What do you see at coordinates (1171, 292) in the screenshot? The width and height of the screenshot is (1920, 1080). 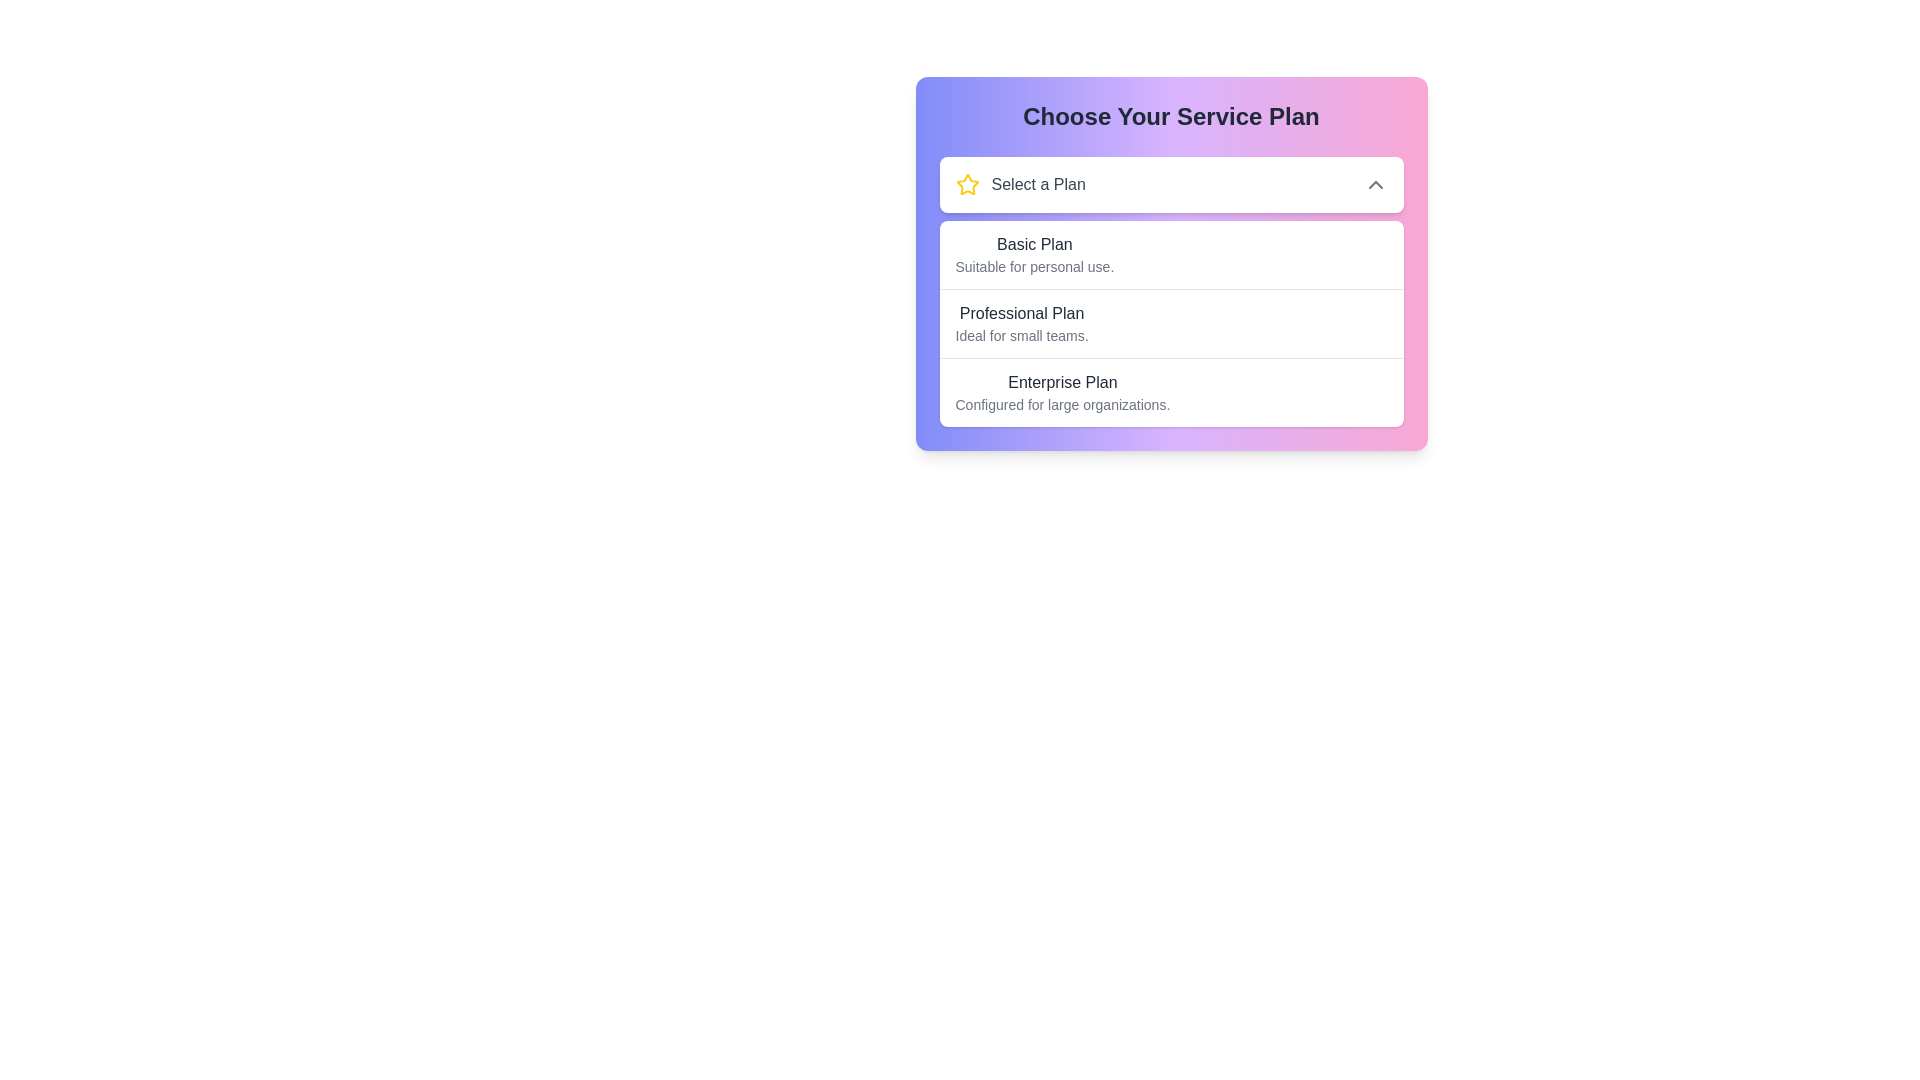 I see `the 'Professional Plan' list item, which is the second option in the service plan selection list located under the section titled 'Choose Your Service Plan'` at bounding box center [1171, 292].